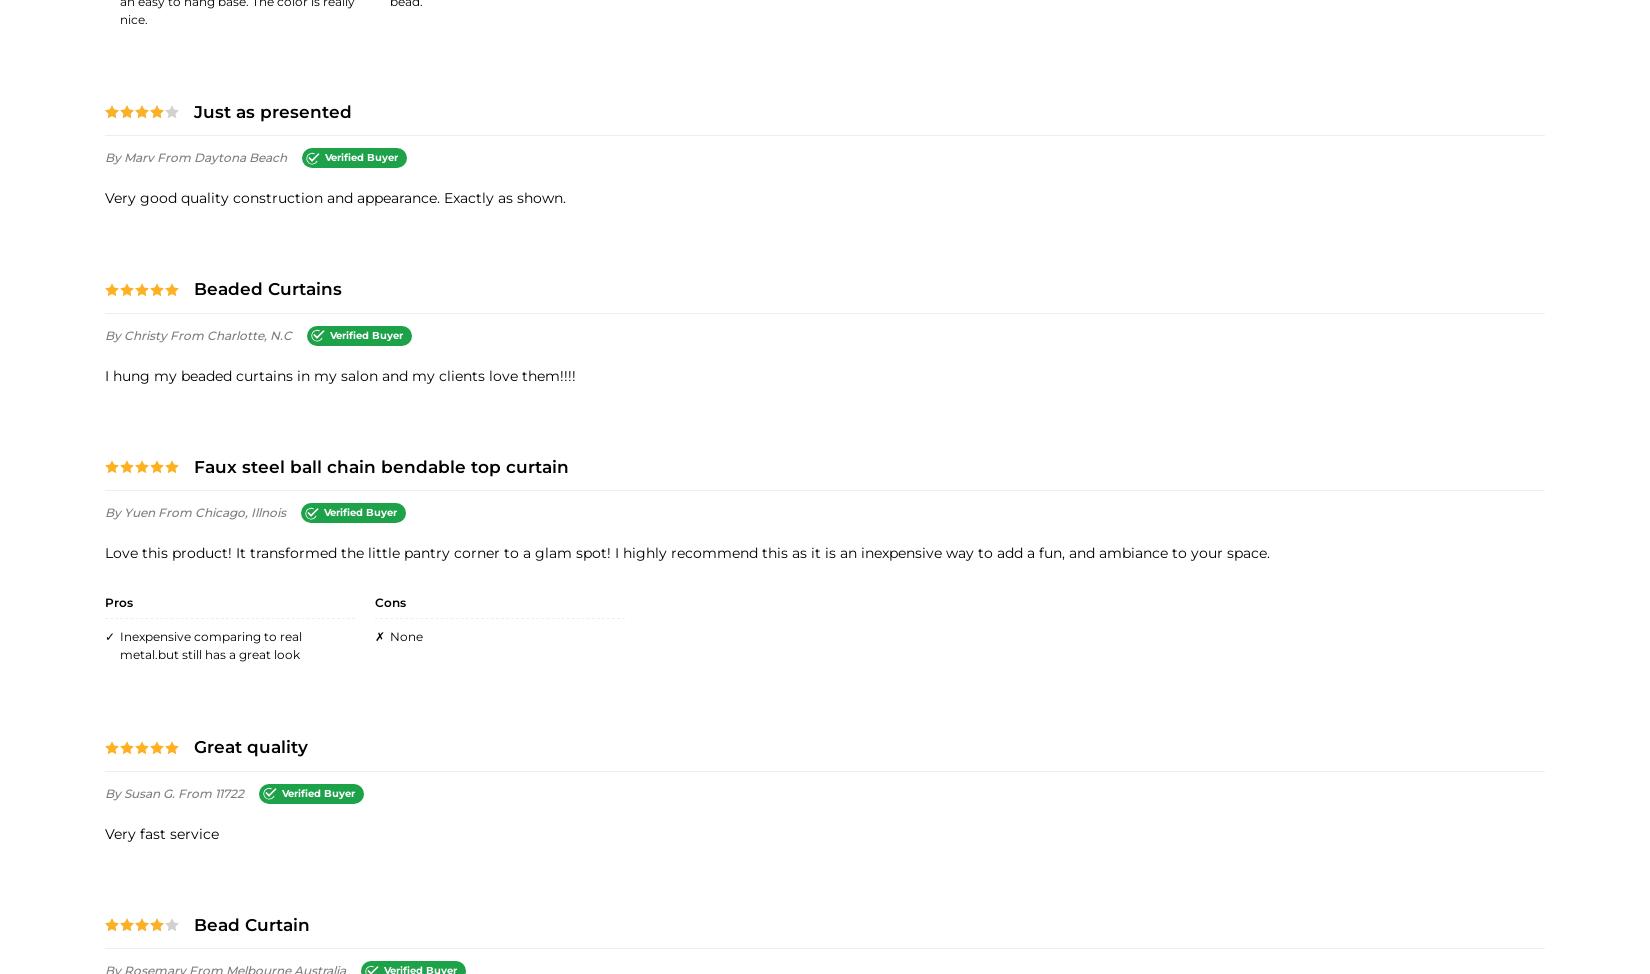 The width and height of the screenshot is (1650, 974). What do you see at coordinates (267, 287) in the screenshot?
I see `'Beaded Curtains'` at bounding box center [267, 287].